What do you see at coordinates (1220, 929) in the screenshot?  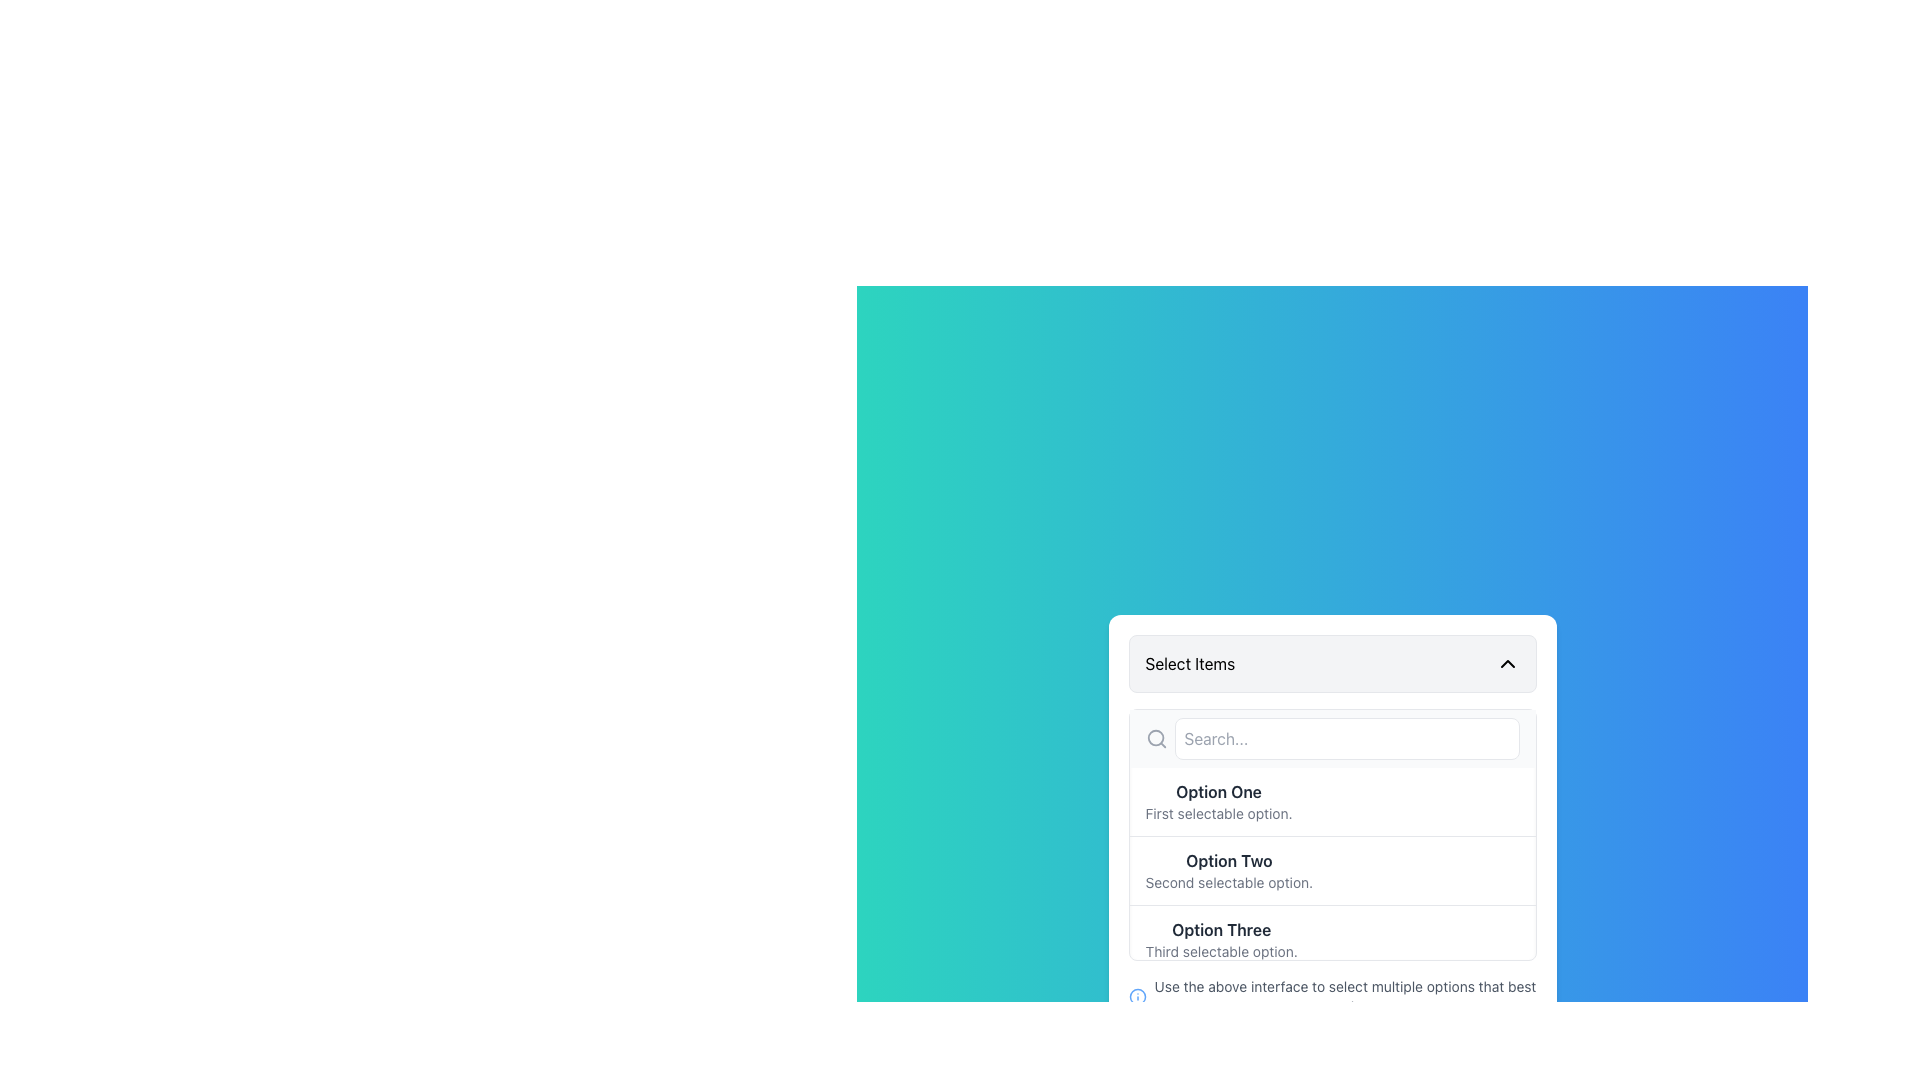 I see `the text label that serves as the third item in a dropdown menu, located below 'Option One' and 'Option Two', and above 'Third selectable option'` at bounding box center [1220, 929].